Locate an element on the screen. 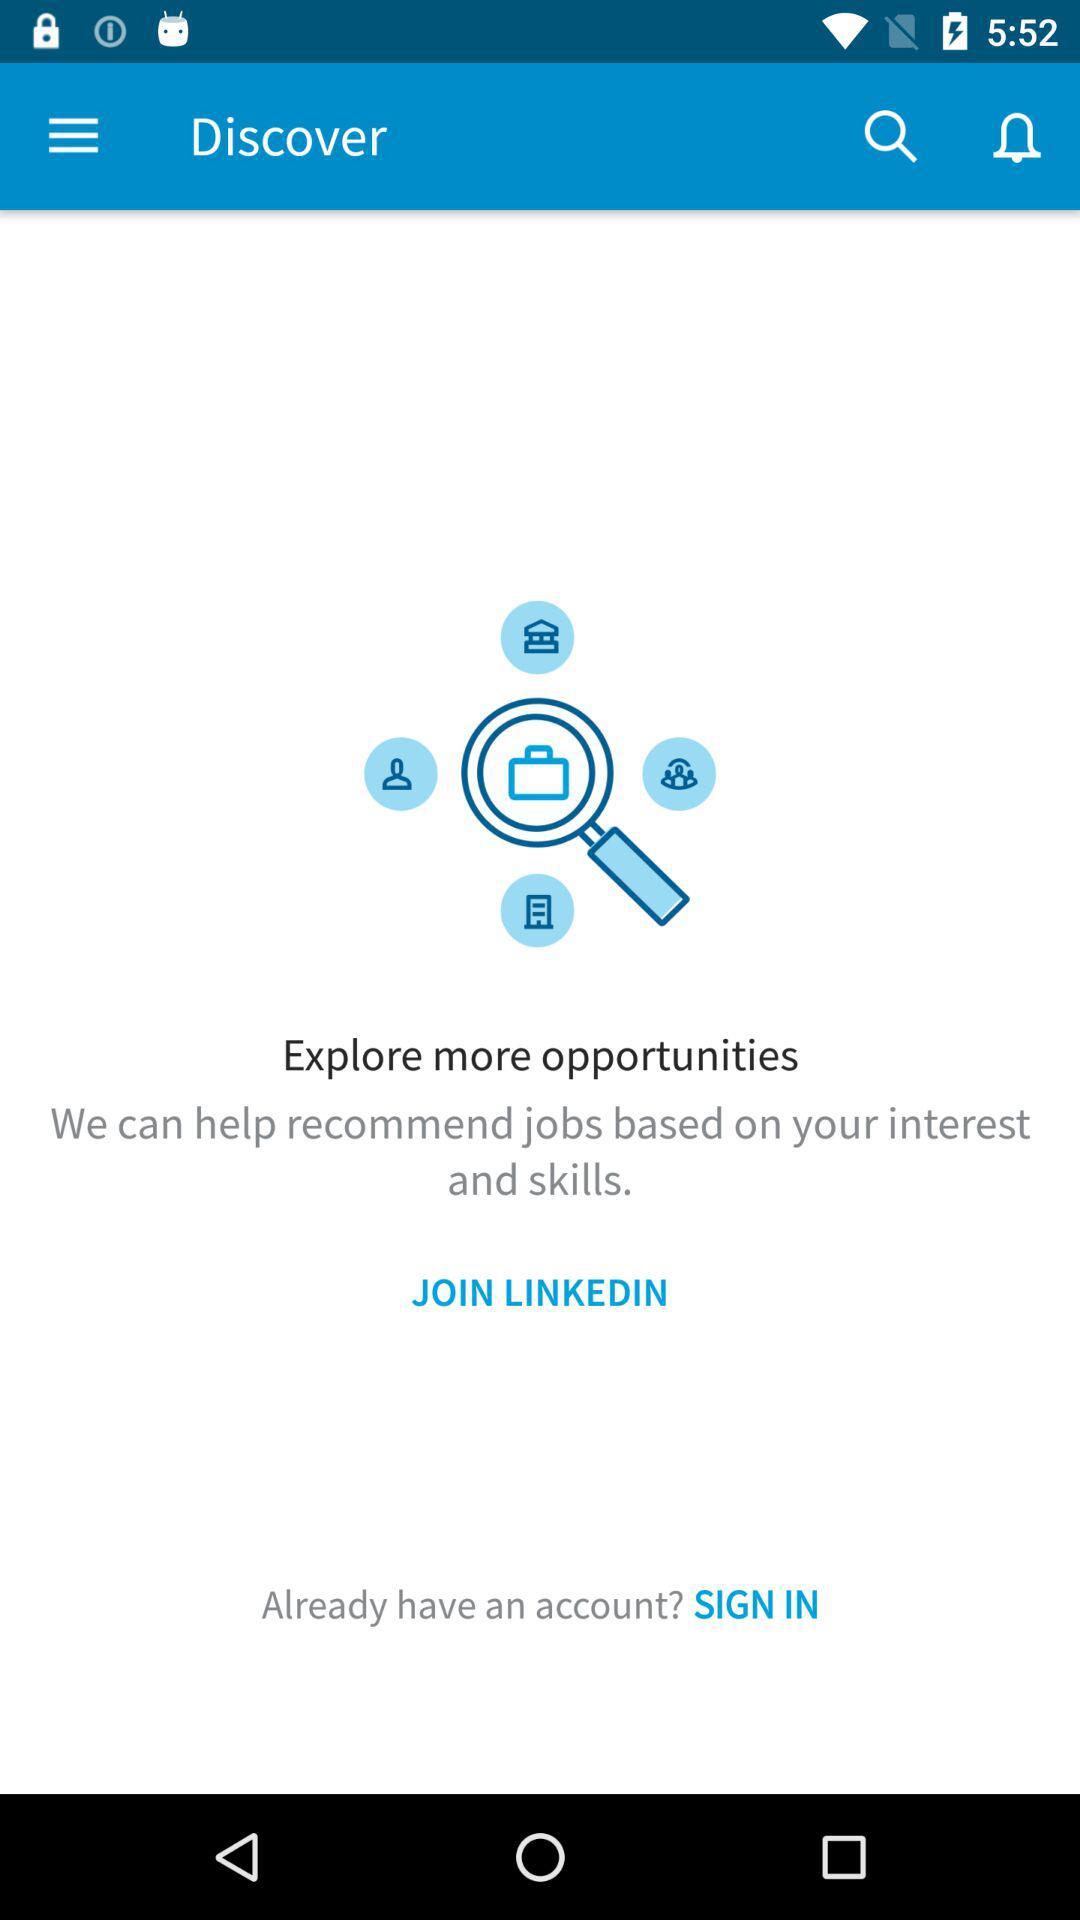 The height and width of the screenshot is (1920, 1080). the join linkedin item is located at coordinates (540, 1292).